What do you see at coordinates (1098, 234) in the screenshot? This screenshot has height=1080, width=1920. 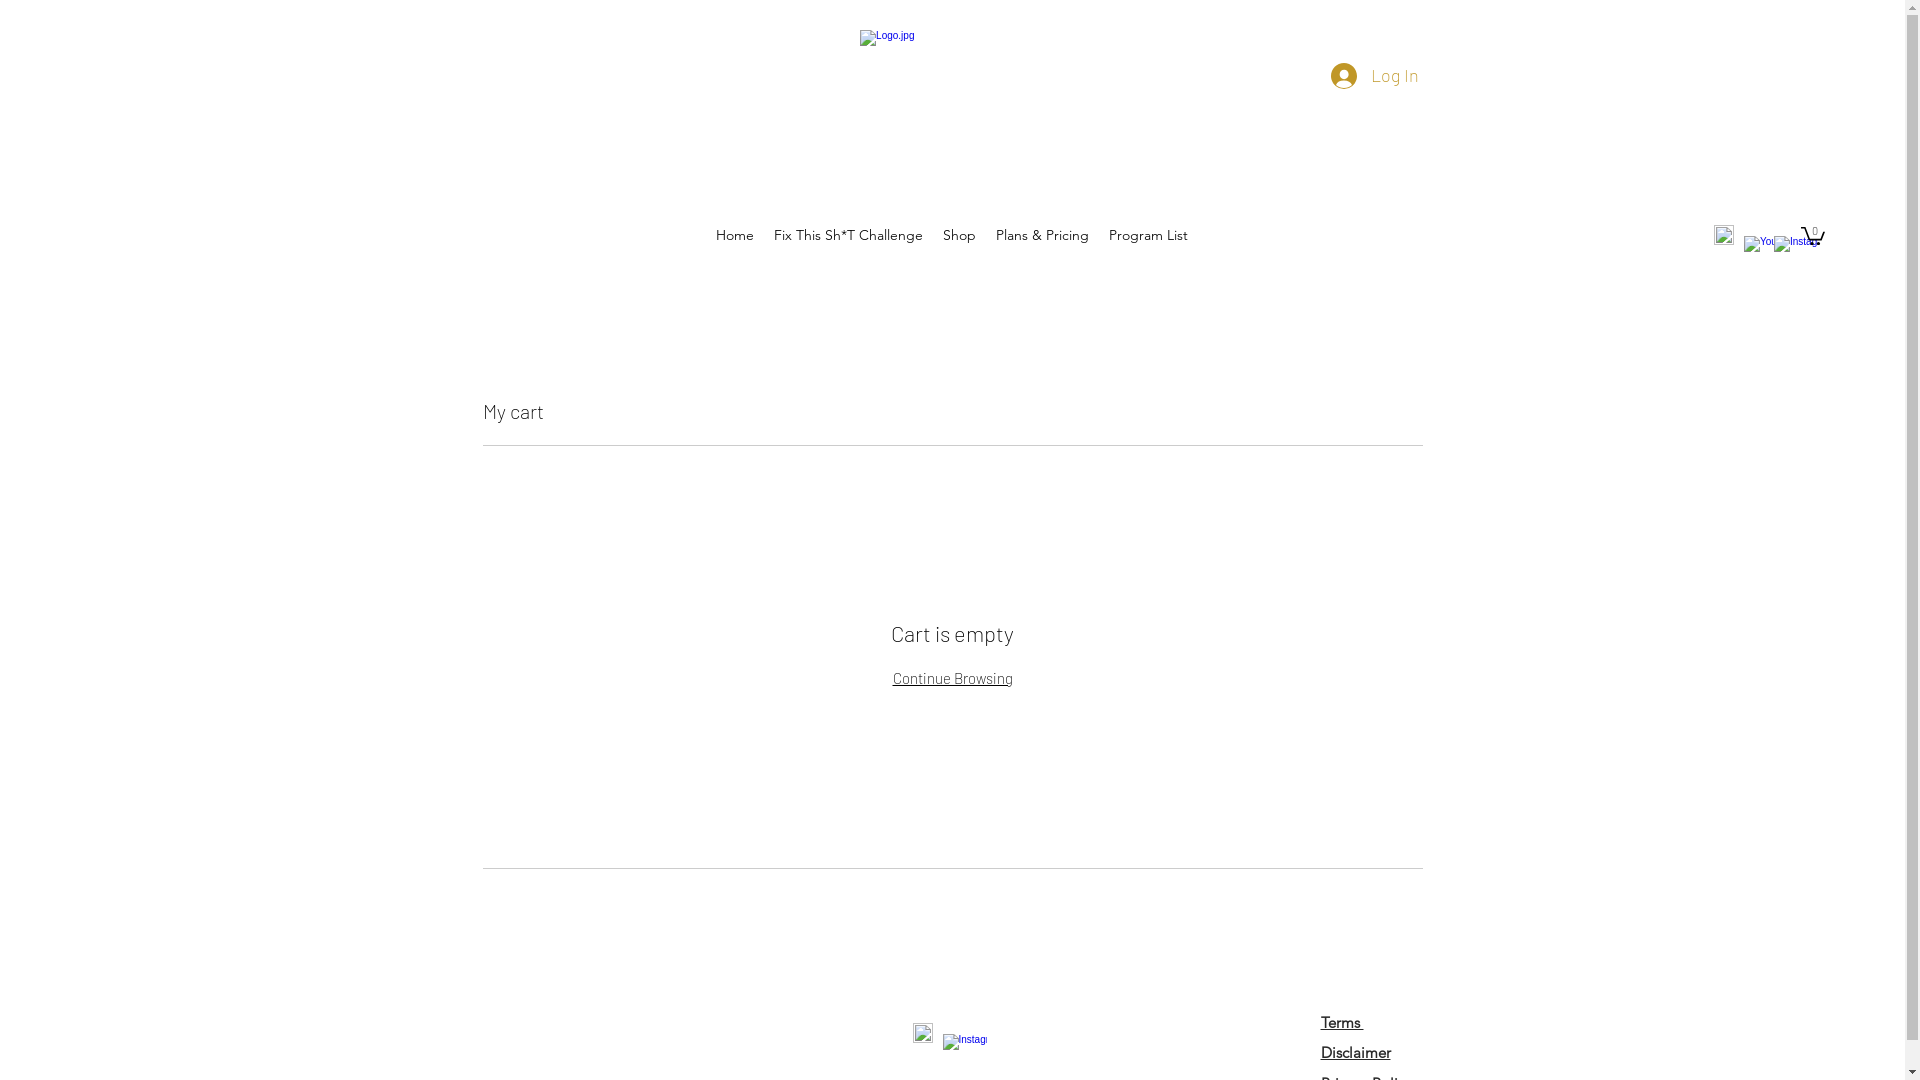 I see `'Program List'` at bounding box center [1098, 234].